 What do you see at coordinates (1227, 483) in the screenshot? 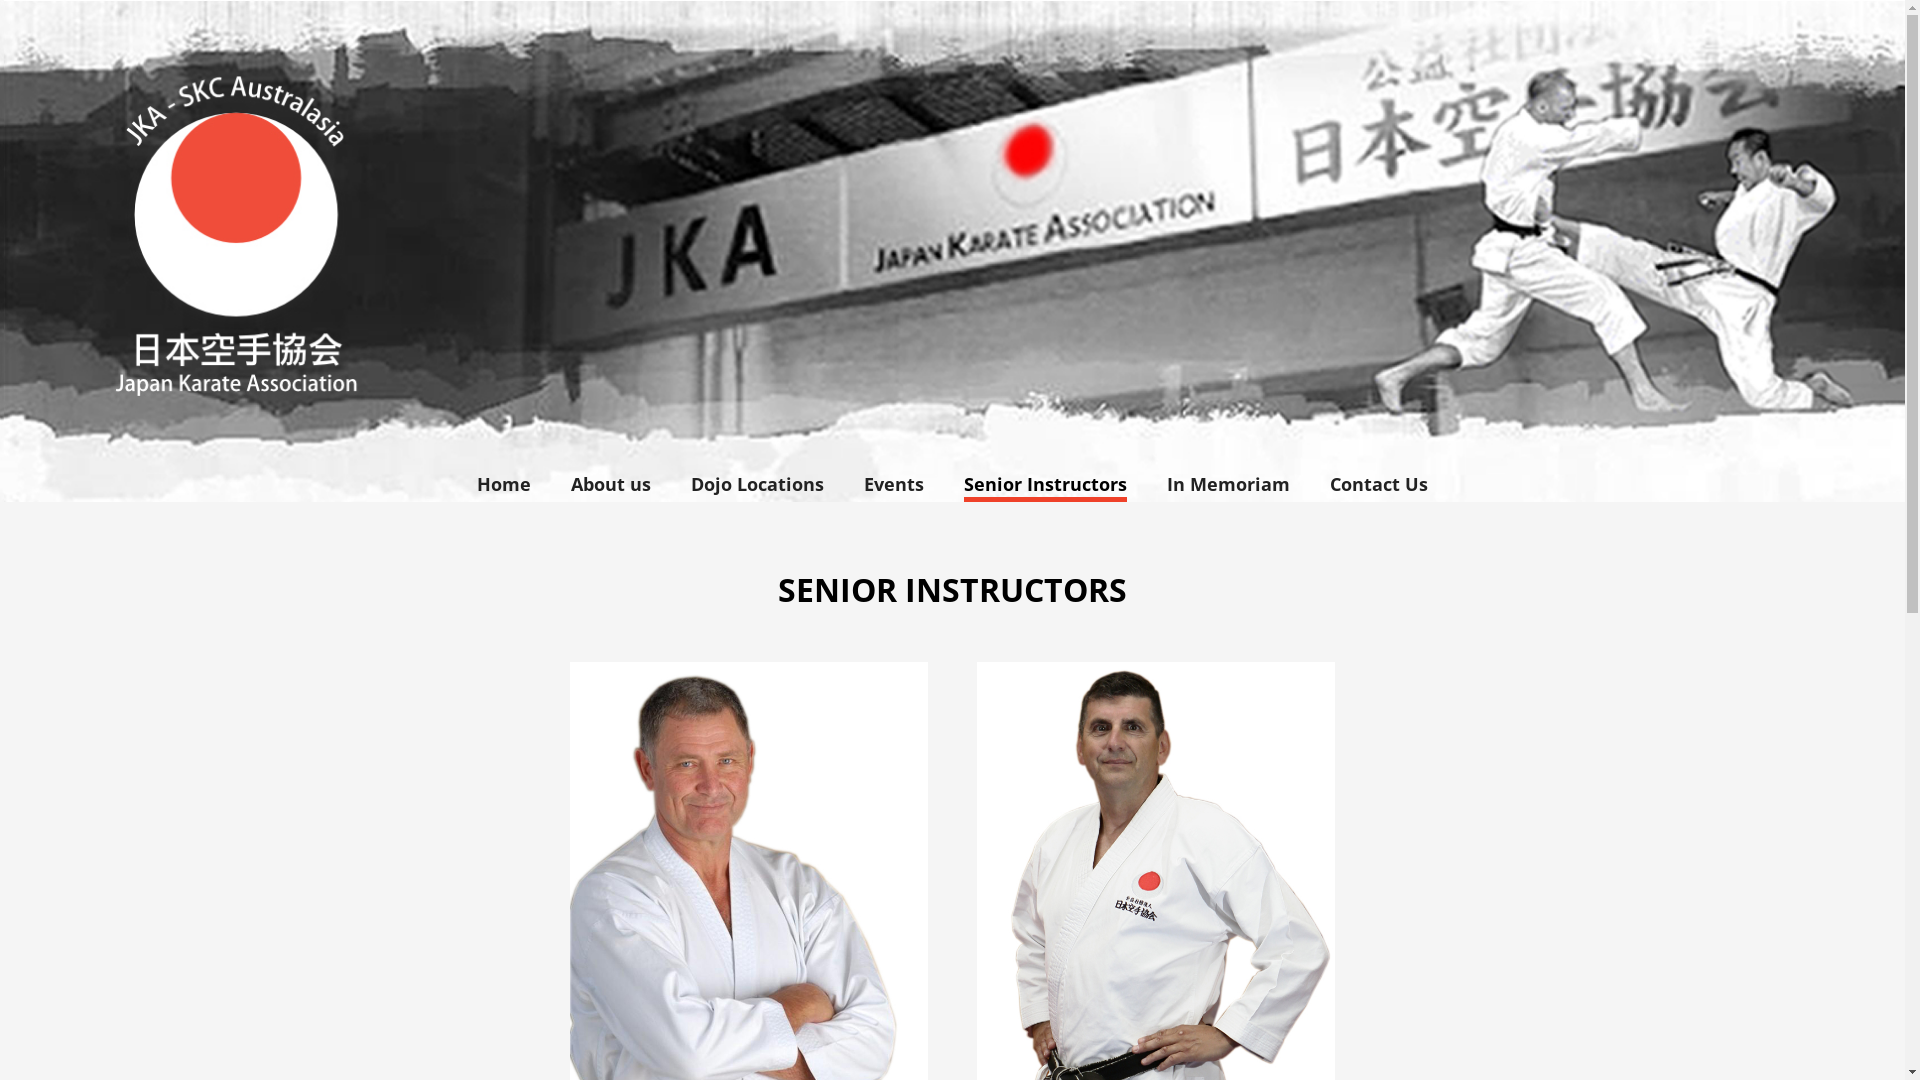
I see `'In Memoriam'` at bounding box center [1227, 483].